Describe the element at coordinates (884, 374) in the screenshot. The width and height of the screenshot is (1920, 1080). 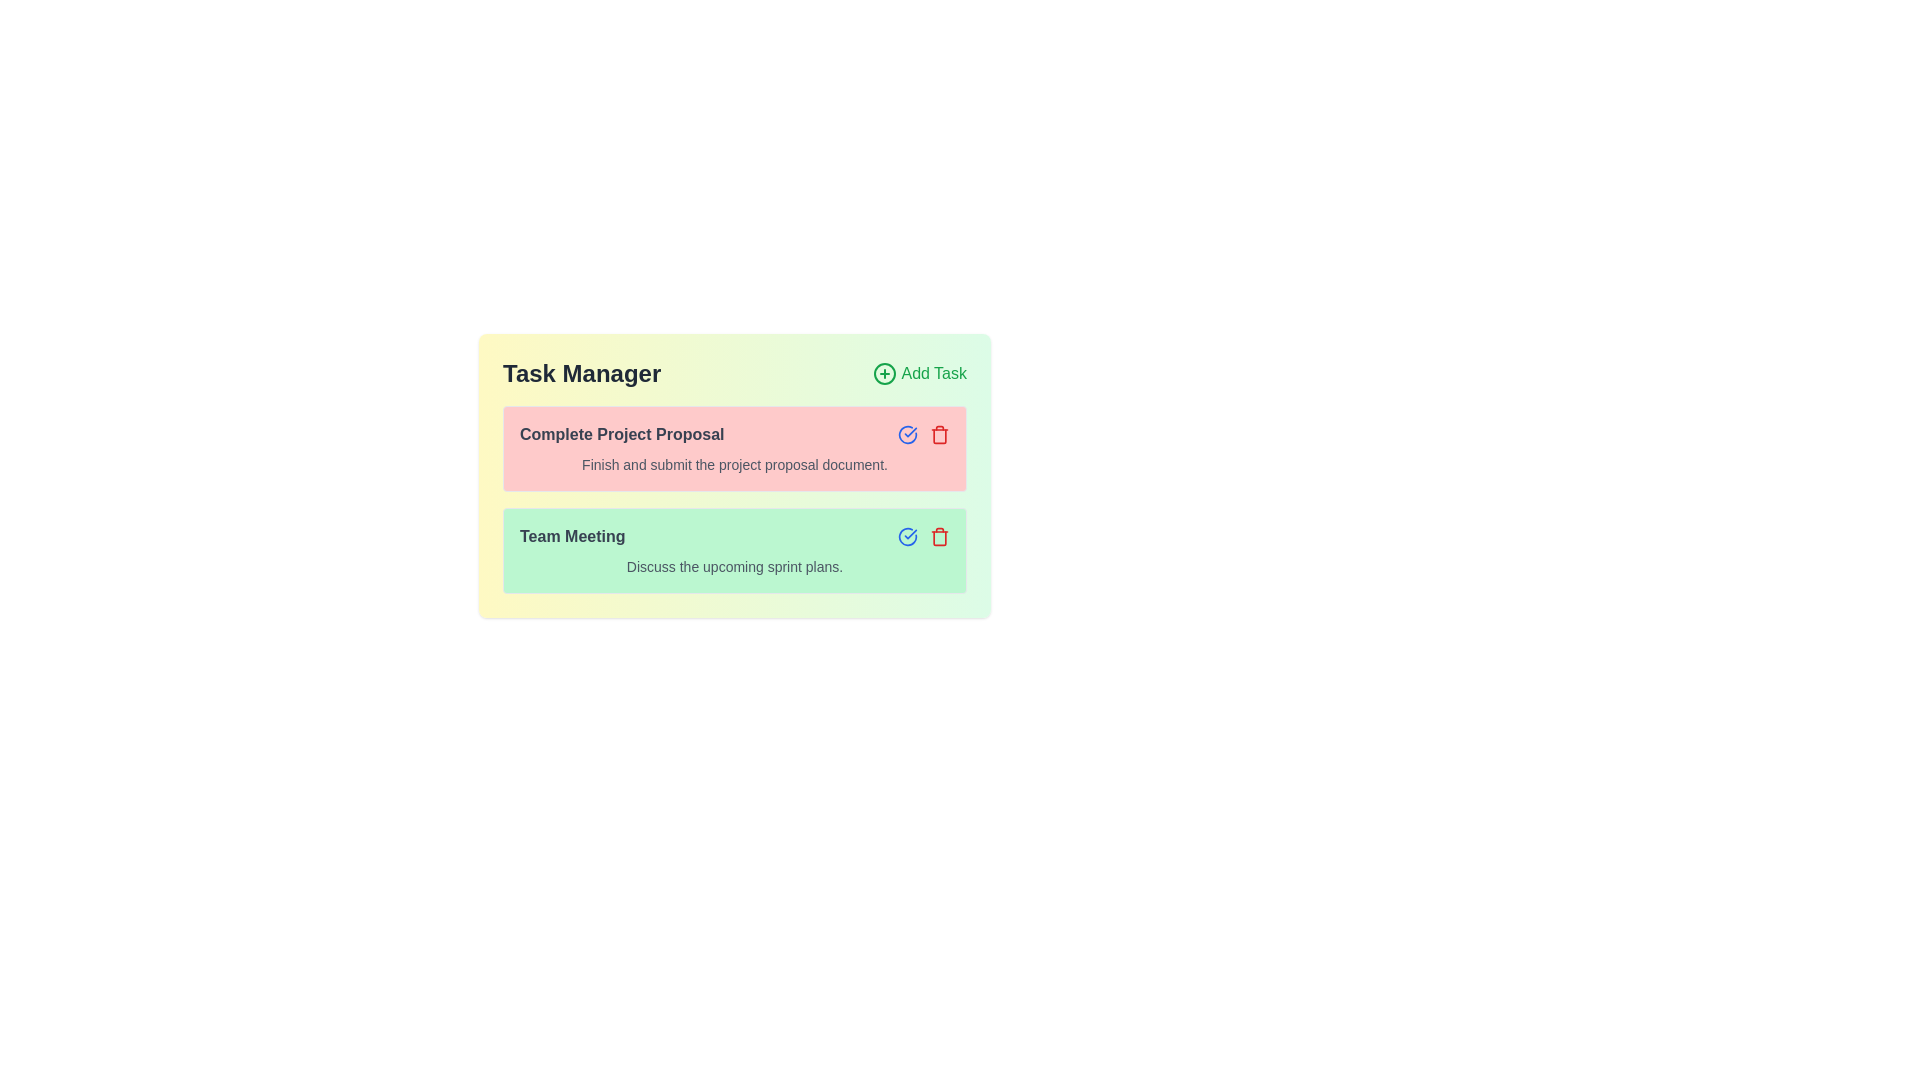
I see `the icon-based button located at the top-right corner of the Task Manager interface` at that location.